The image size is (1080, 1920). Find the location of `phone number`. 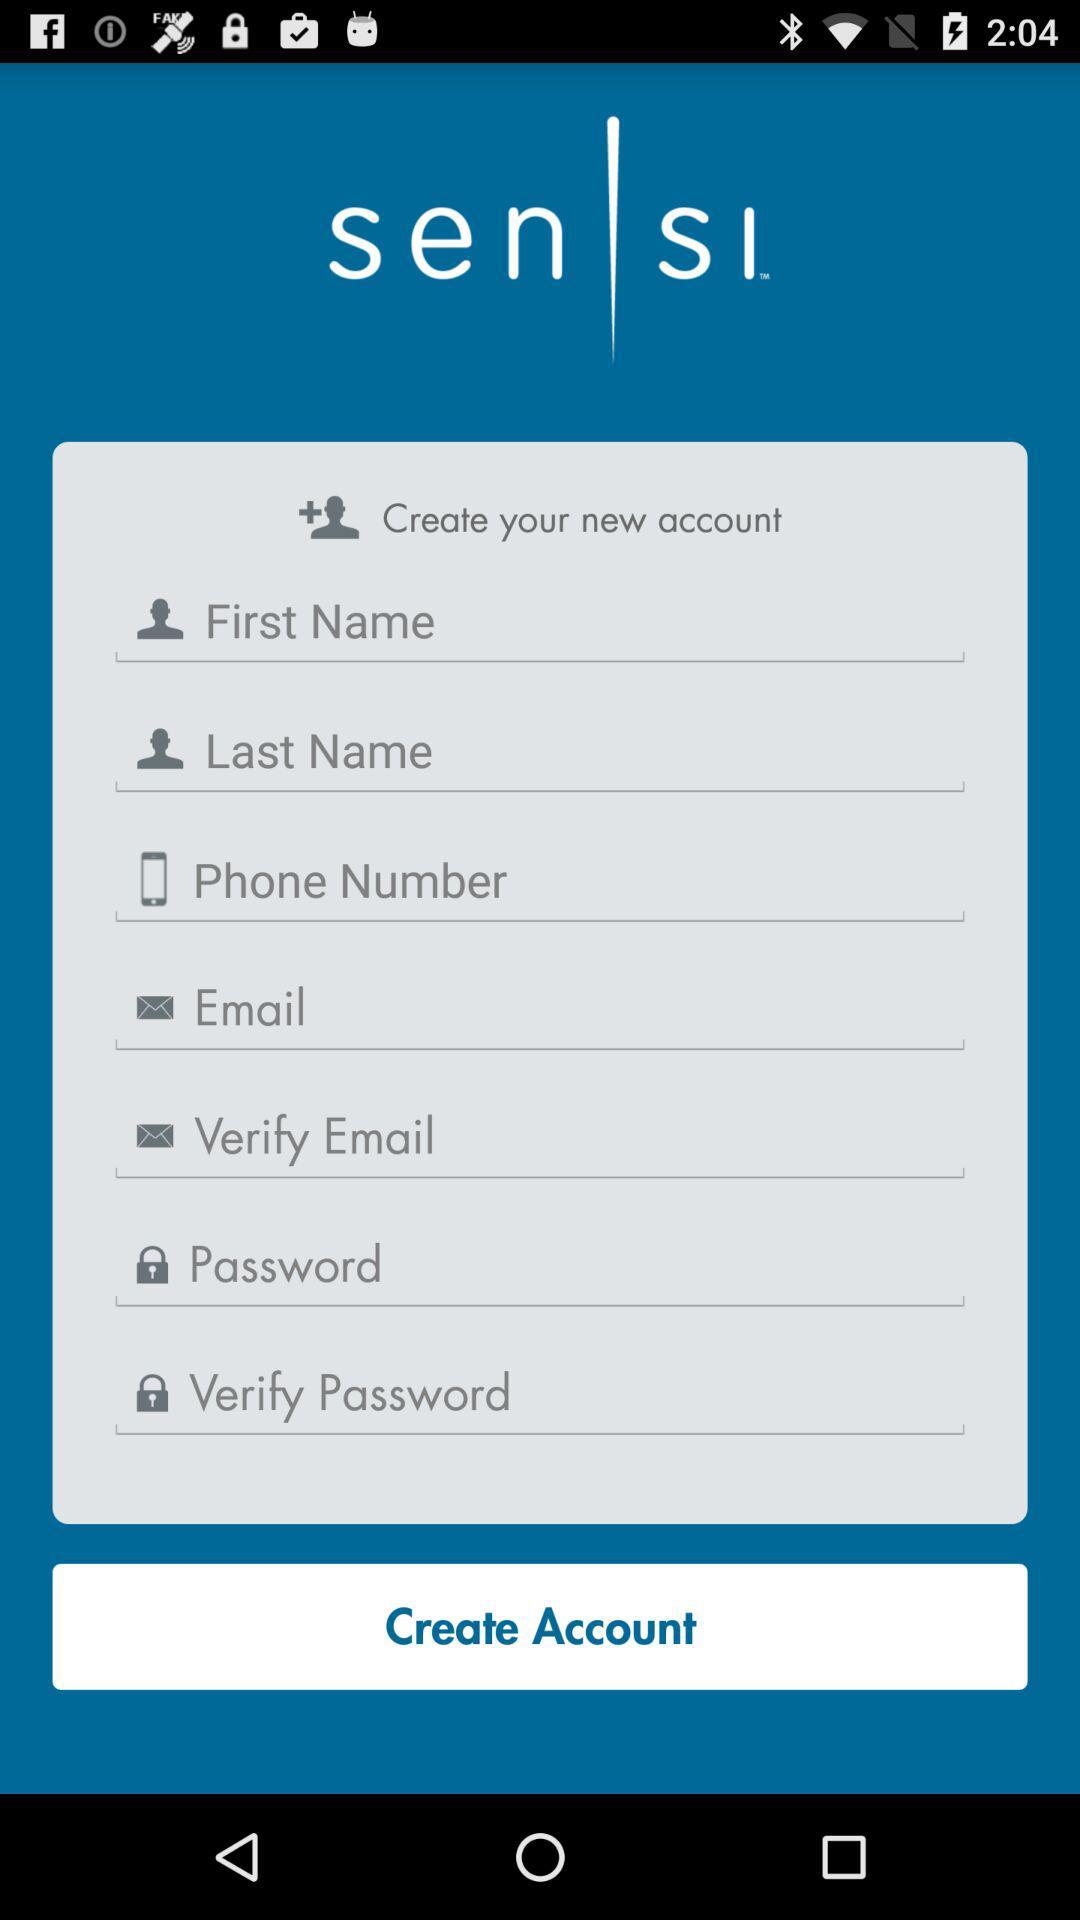

phone number is located at coordinates (540, 880).